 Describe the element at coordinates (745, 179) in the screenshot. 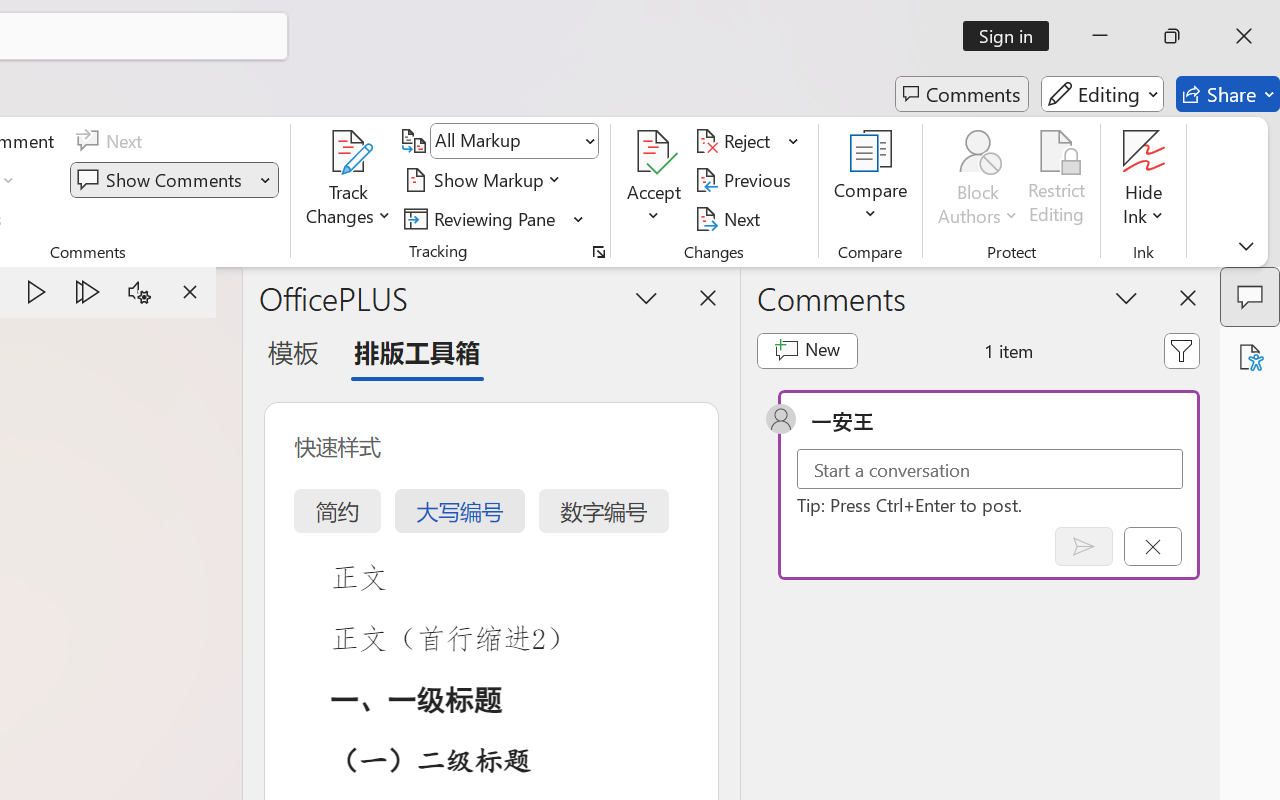

I see `'Previous'` at that location.